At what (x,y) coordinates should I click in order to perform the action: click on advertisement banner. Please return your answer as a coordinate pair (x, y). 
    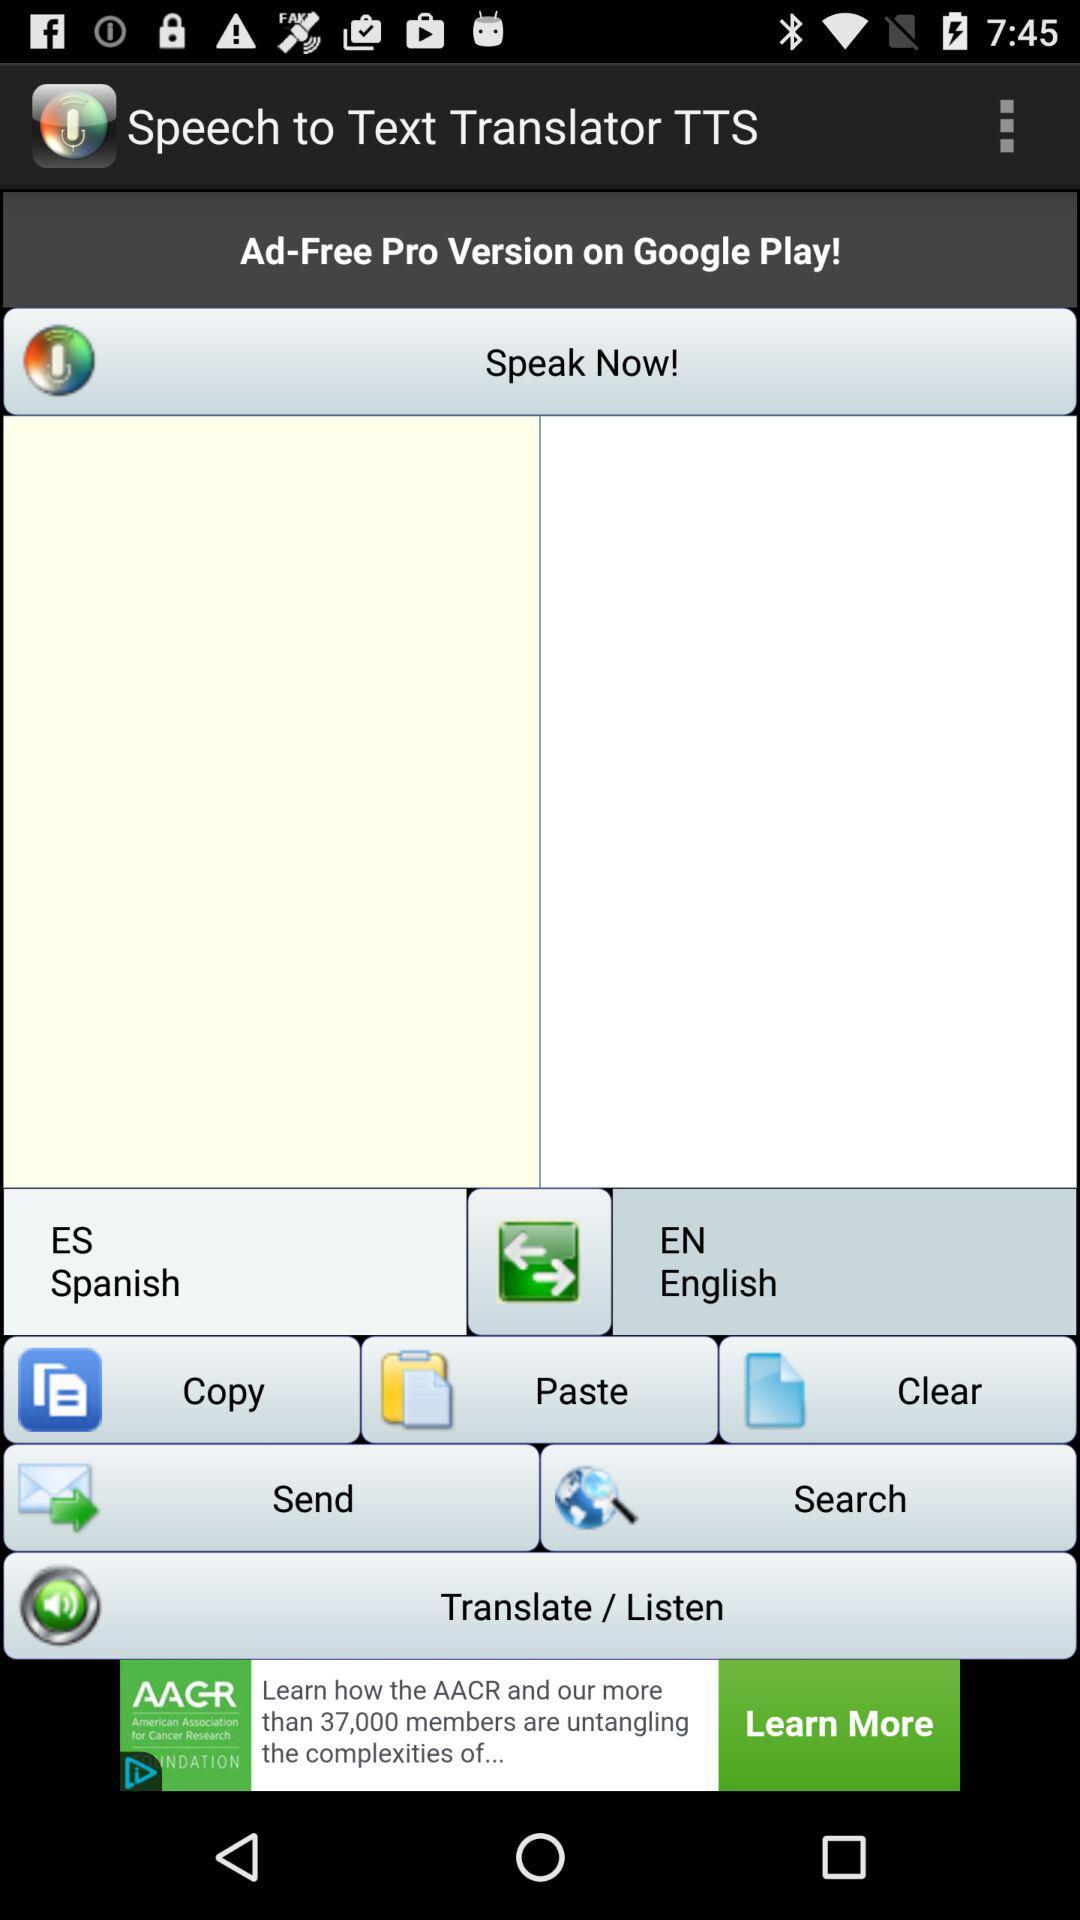
    Looking at the image, I should click on (540, 1724).